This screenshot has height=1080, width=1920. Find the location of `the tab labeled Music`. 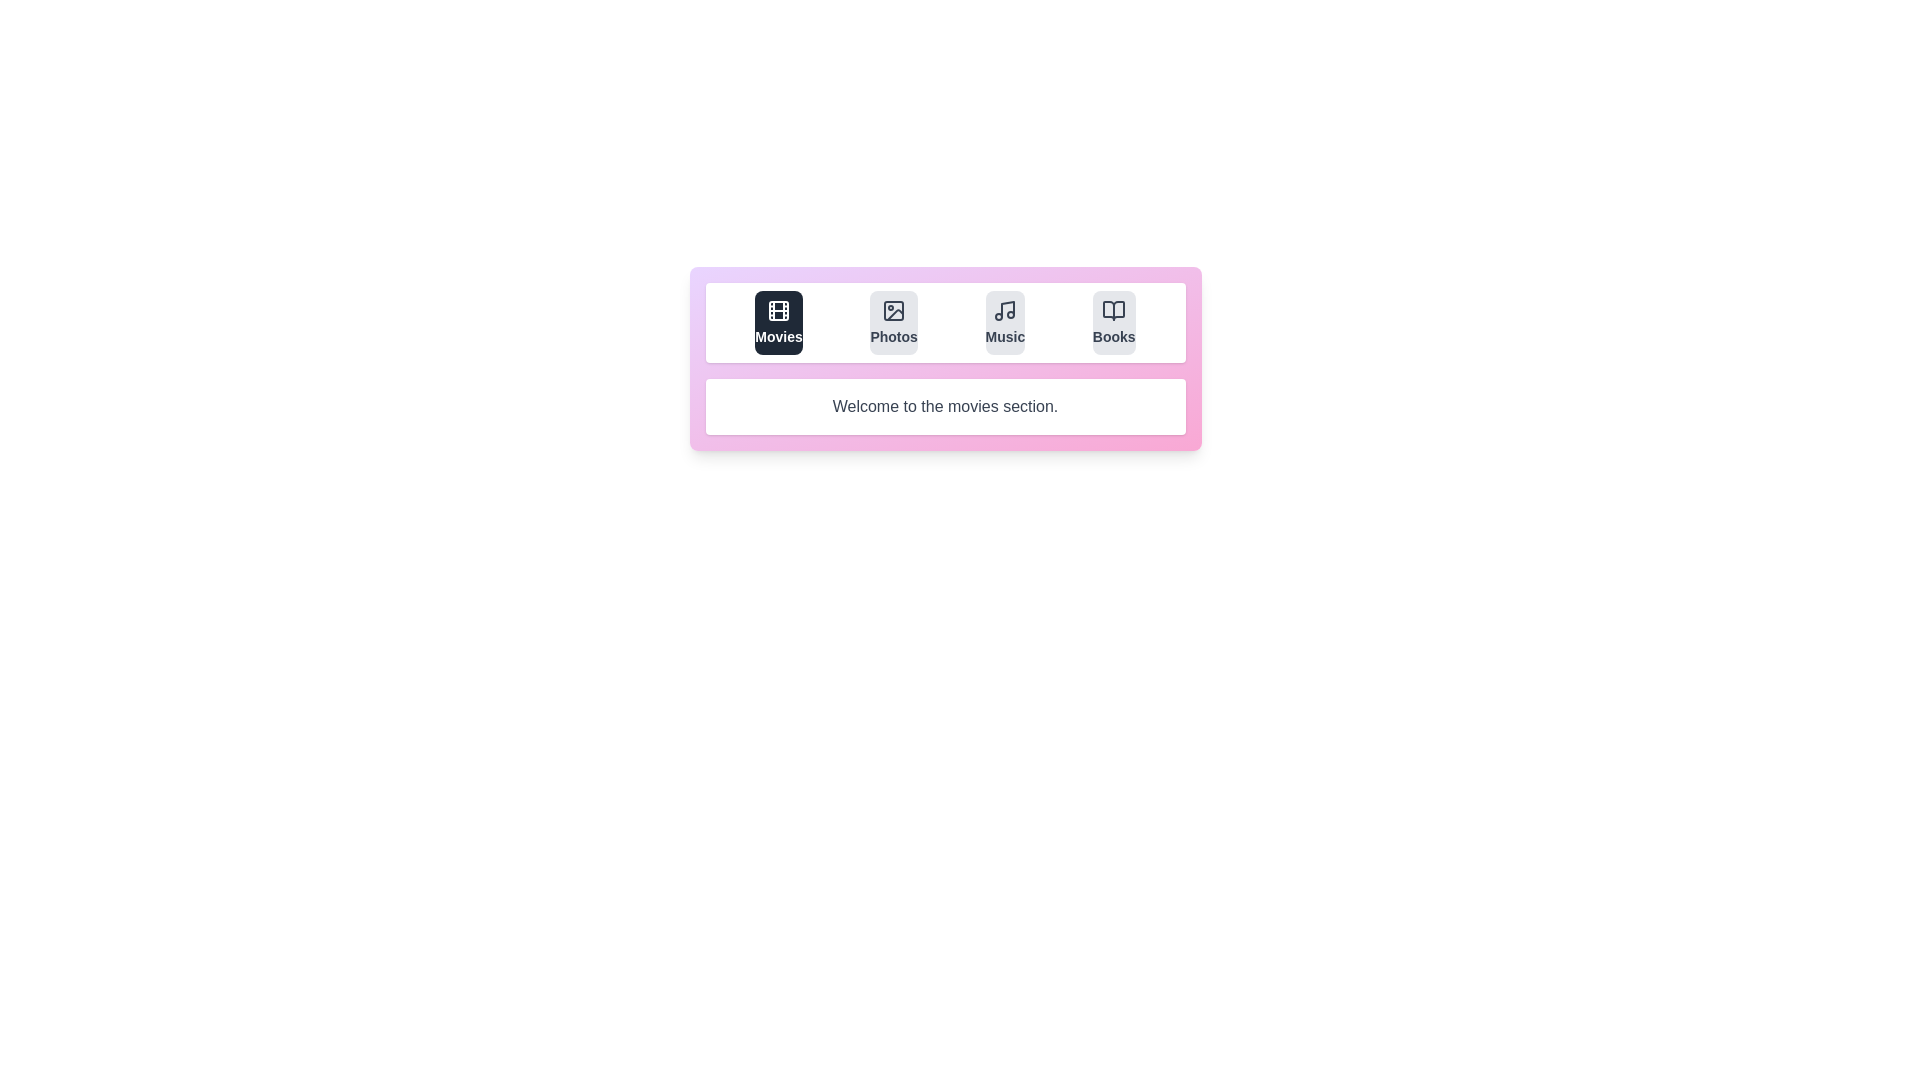

the tab labeled Music is located at coordinates (1005, 322).